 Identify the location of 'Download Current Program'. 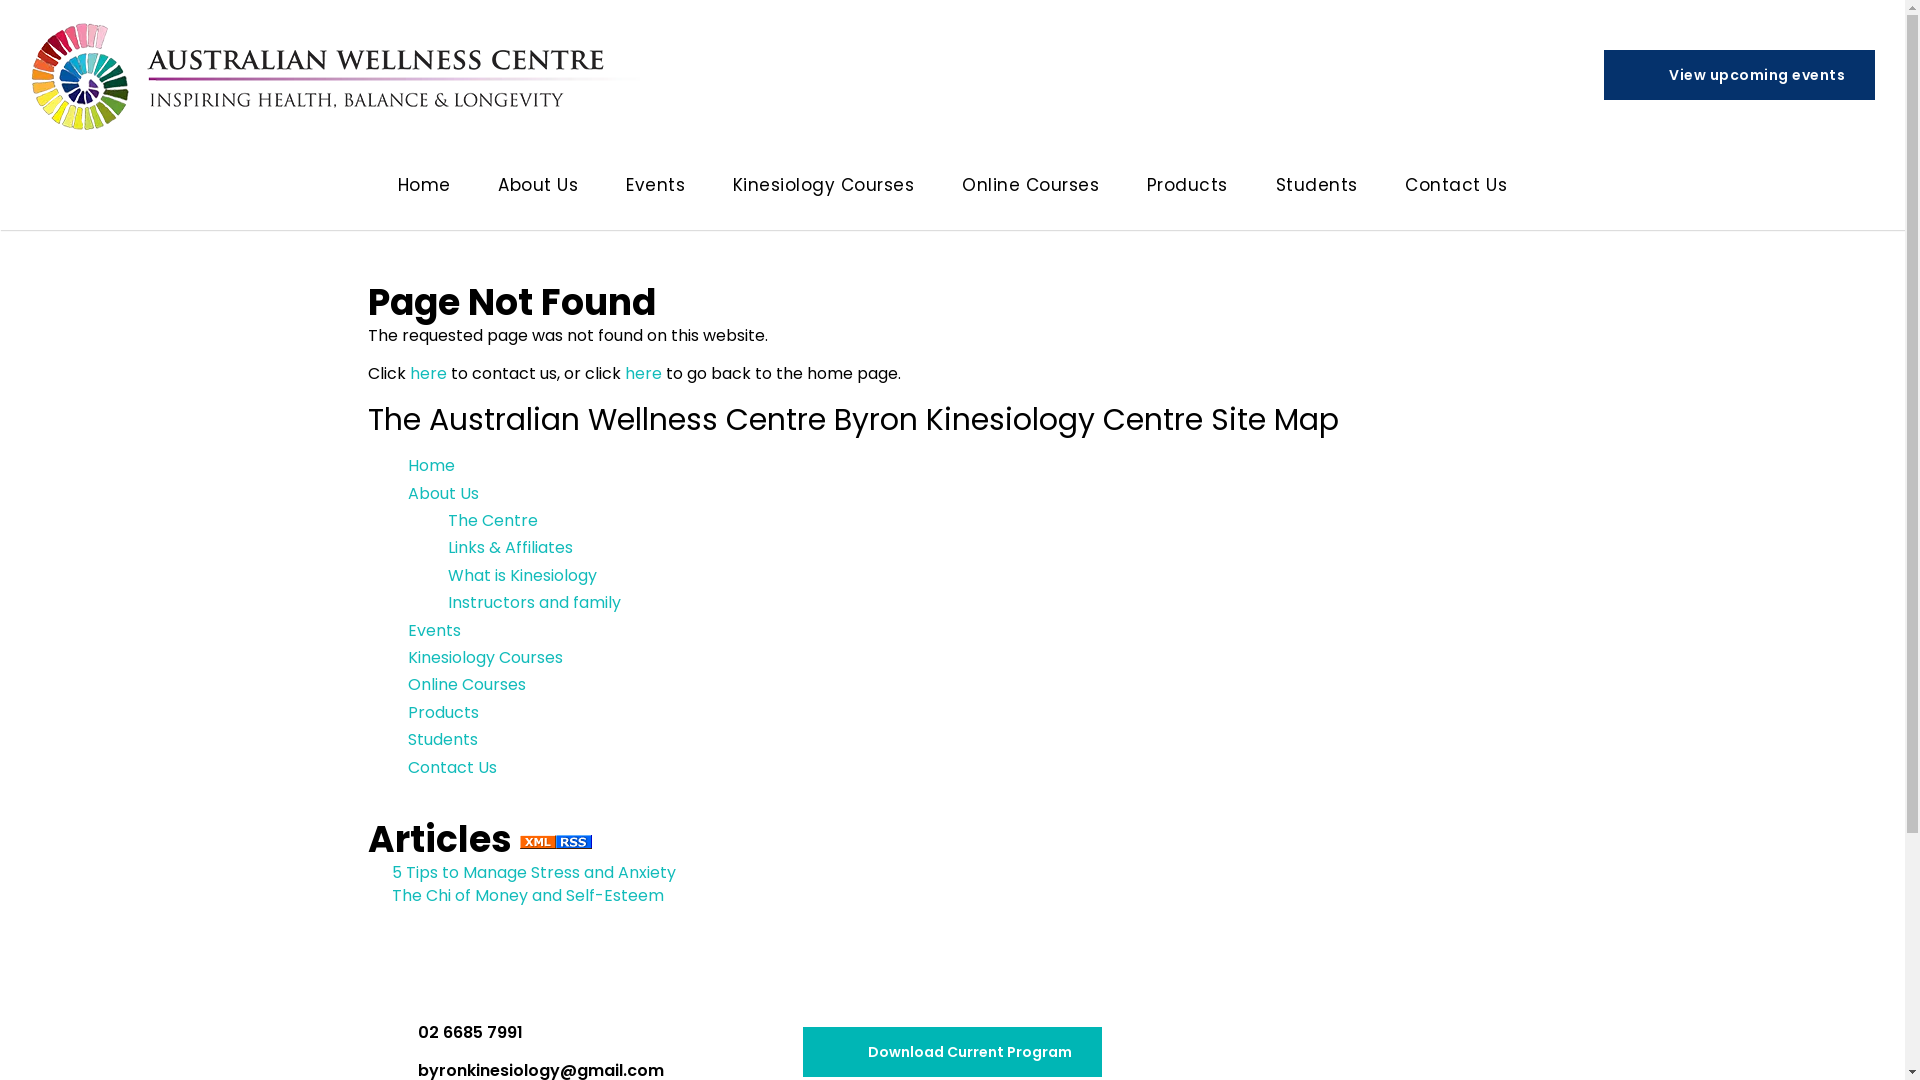
(951, 1051).